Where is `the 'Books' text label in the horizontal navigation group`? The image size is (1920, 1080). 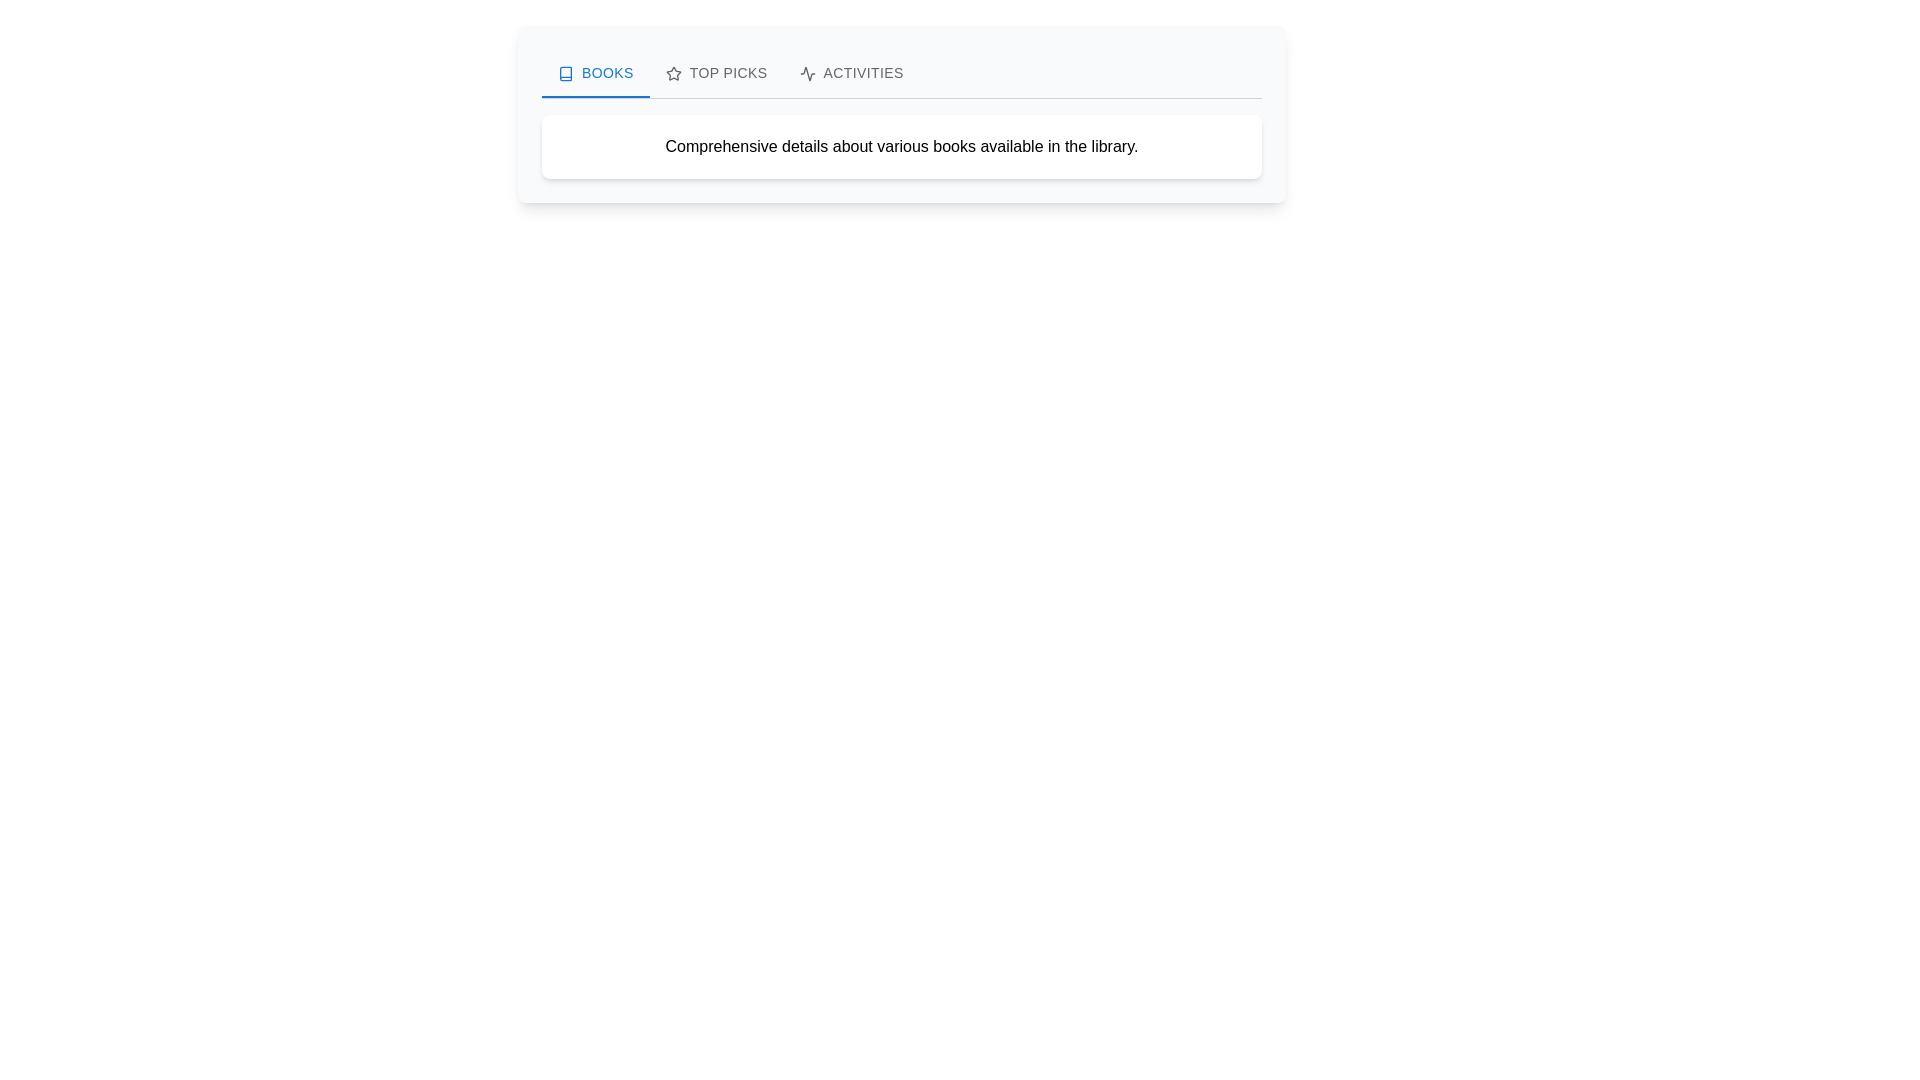
the 'Books' text label in the horizontal navigation group is located at coordinates (606, 72).